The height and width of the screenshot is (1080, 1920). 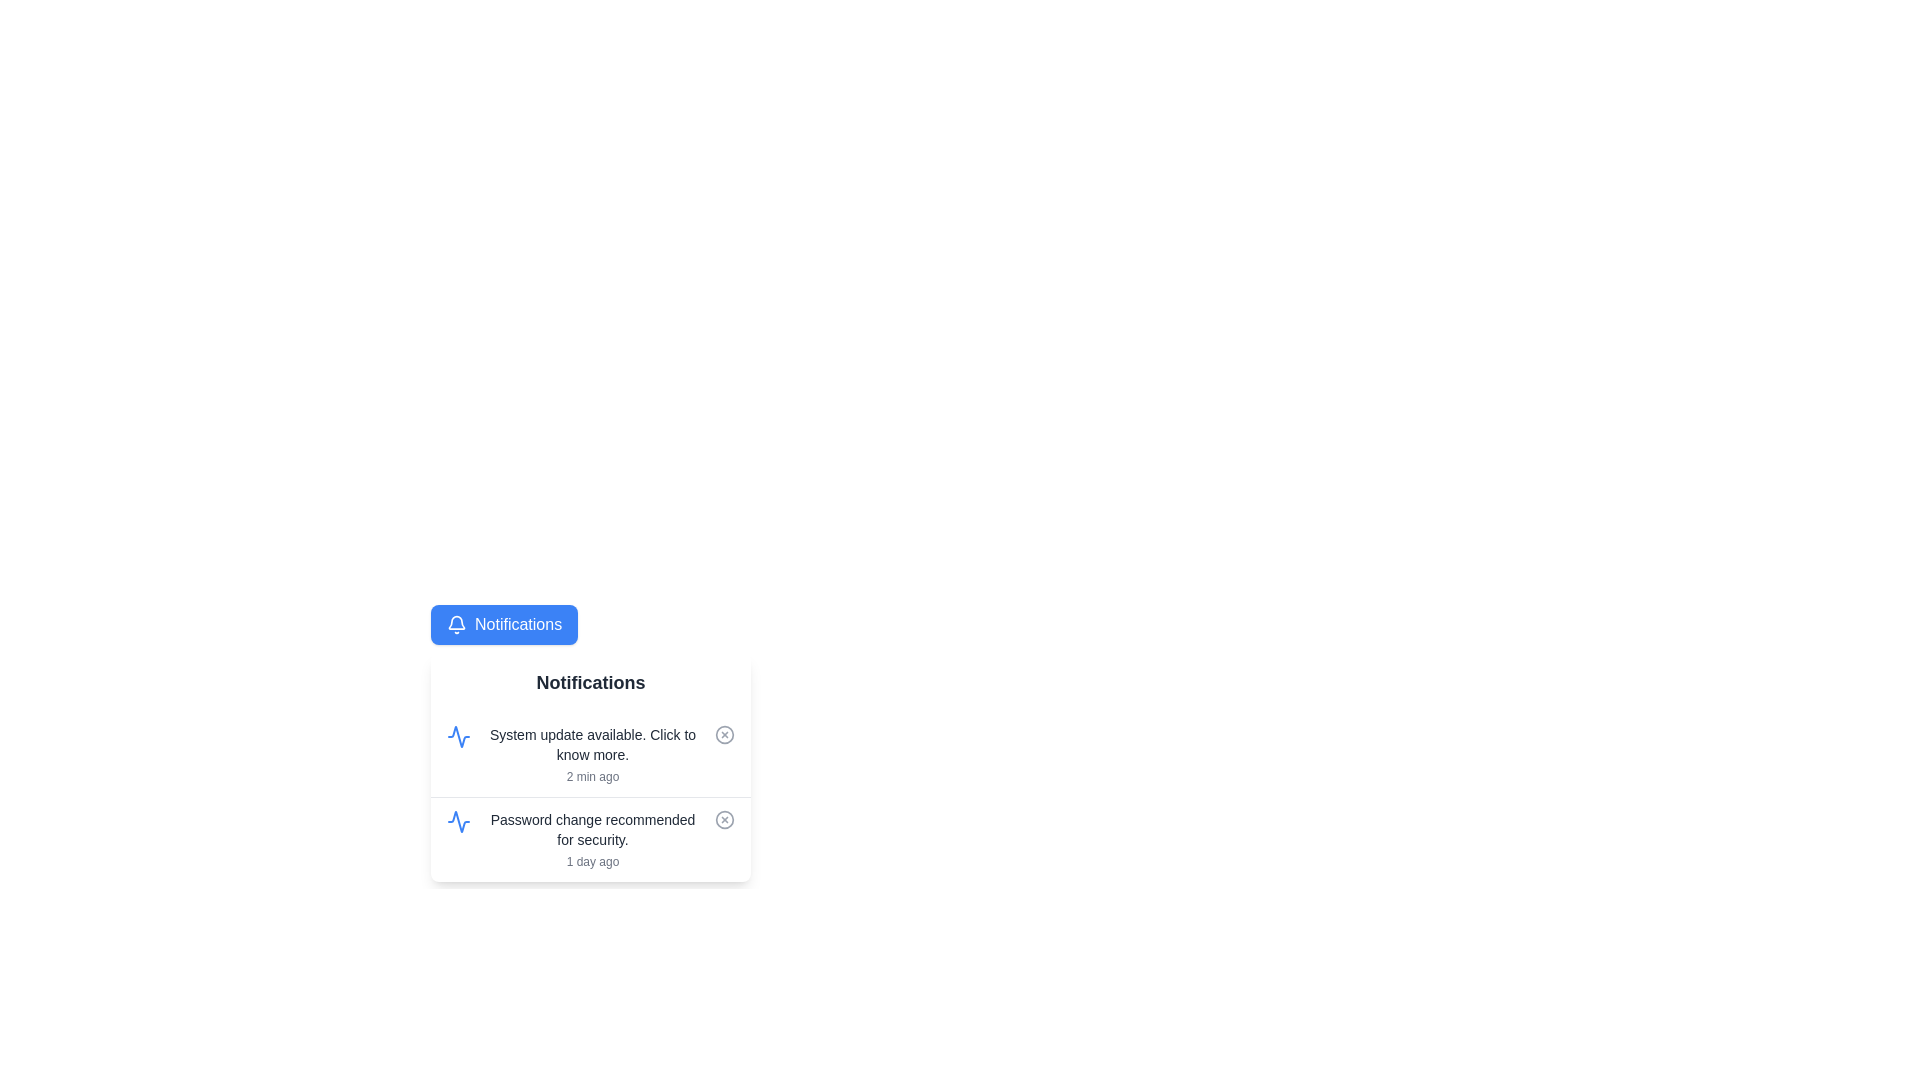 I want to click on the 'Notifications' button to toggle the visibility of the dropdown menu, so click(x=504, y=623).